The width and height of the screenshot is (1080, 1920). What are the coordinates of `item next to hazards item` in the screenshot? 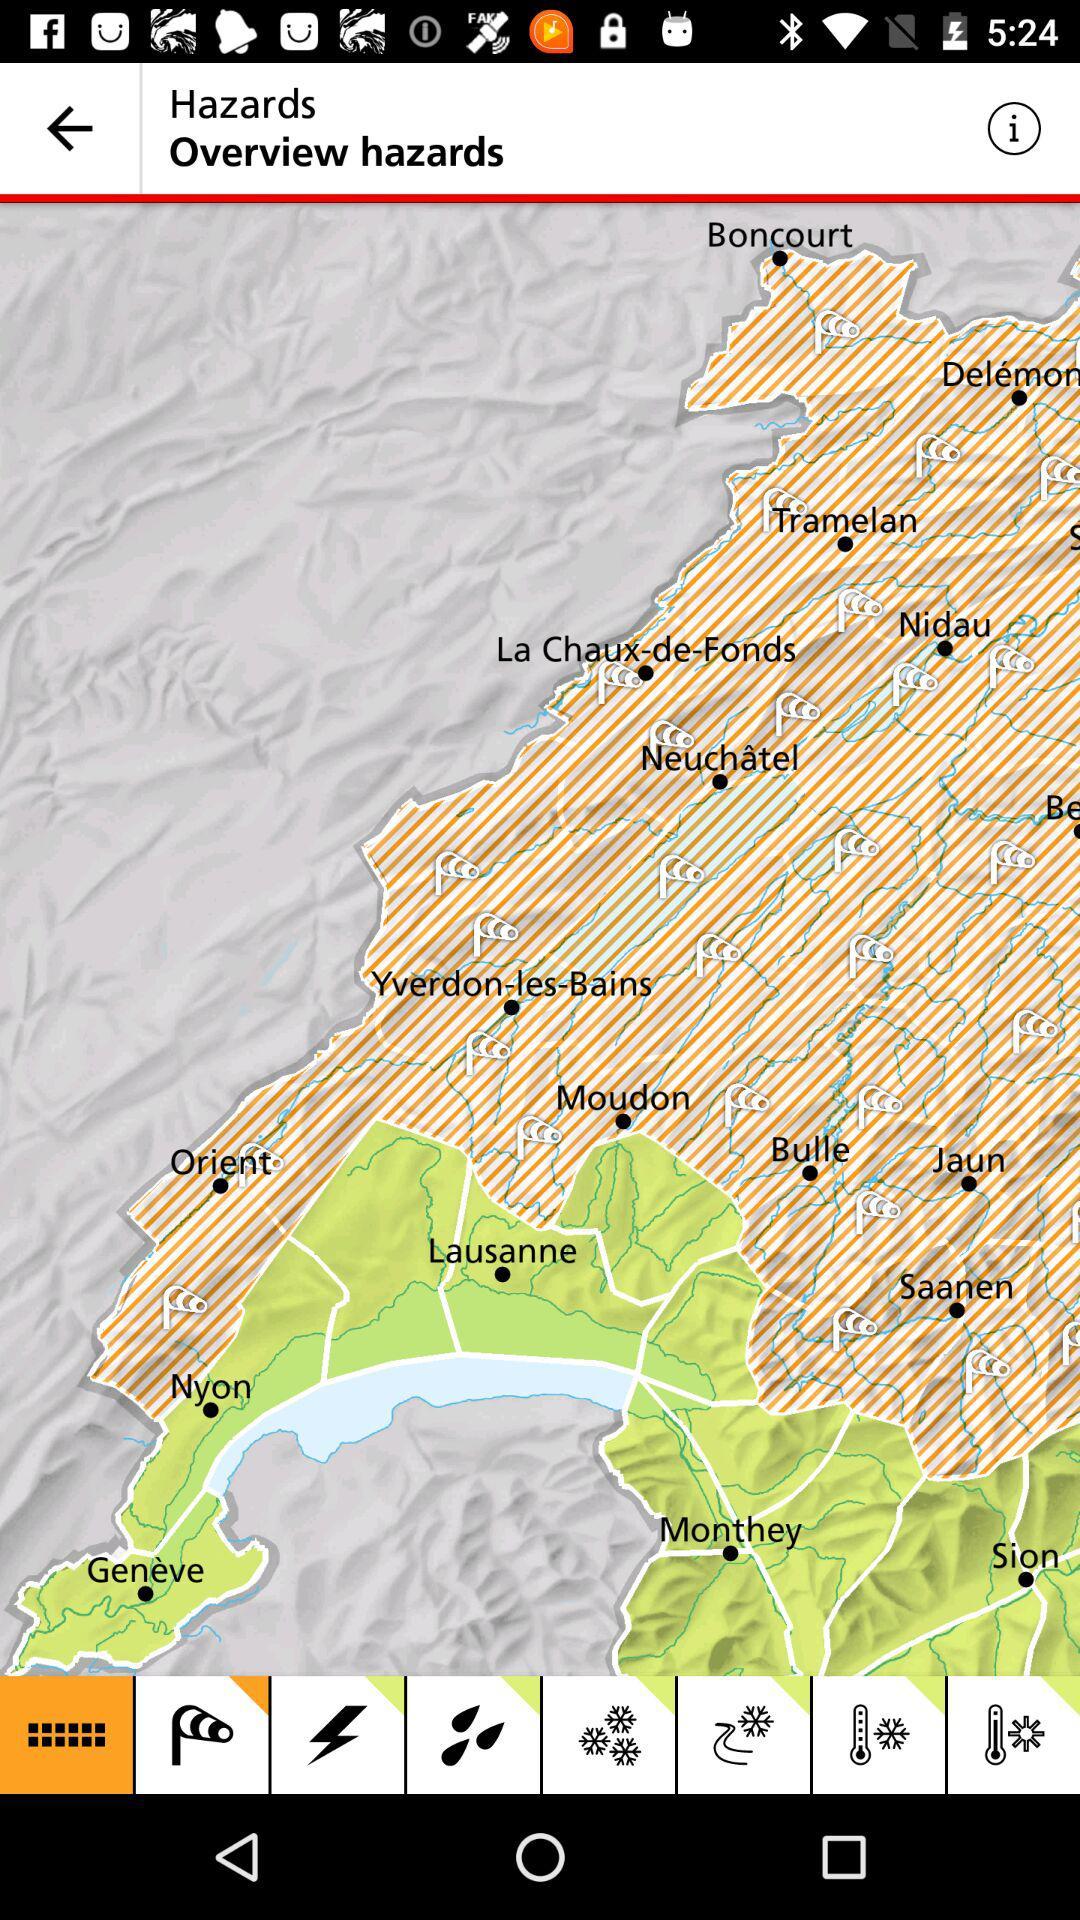 It's located at (68, 127).